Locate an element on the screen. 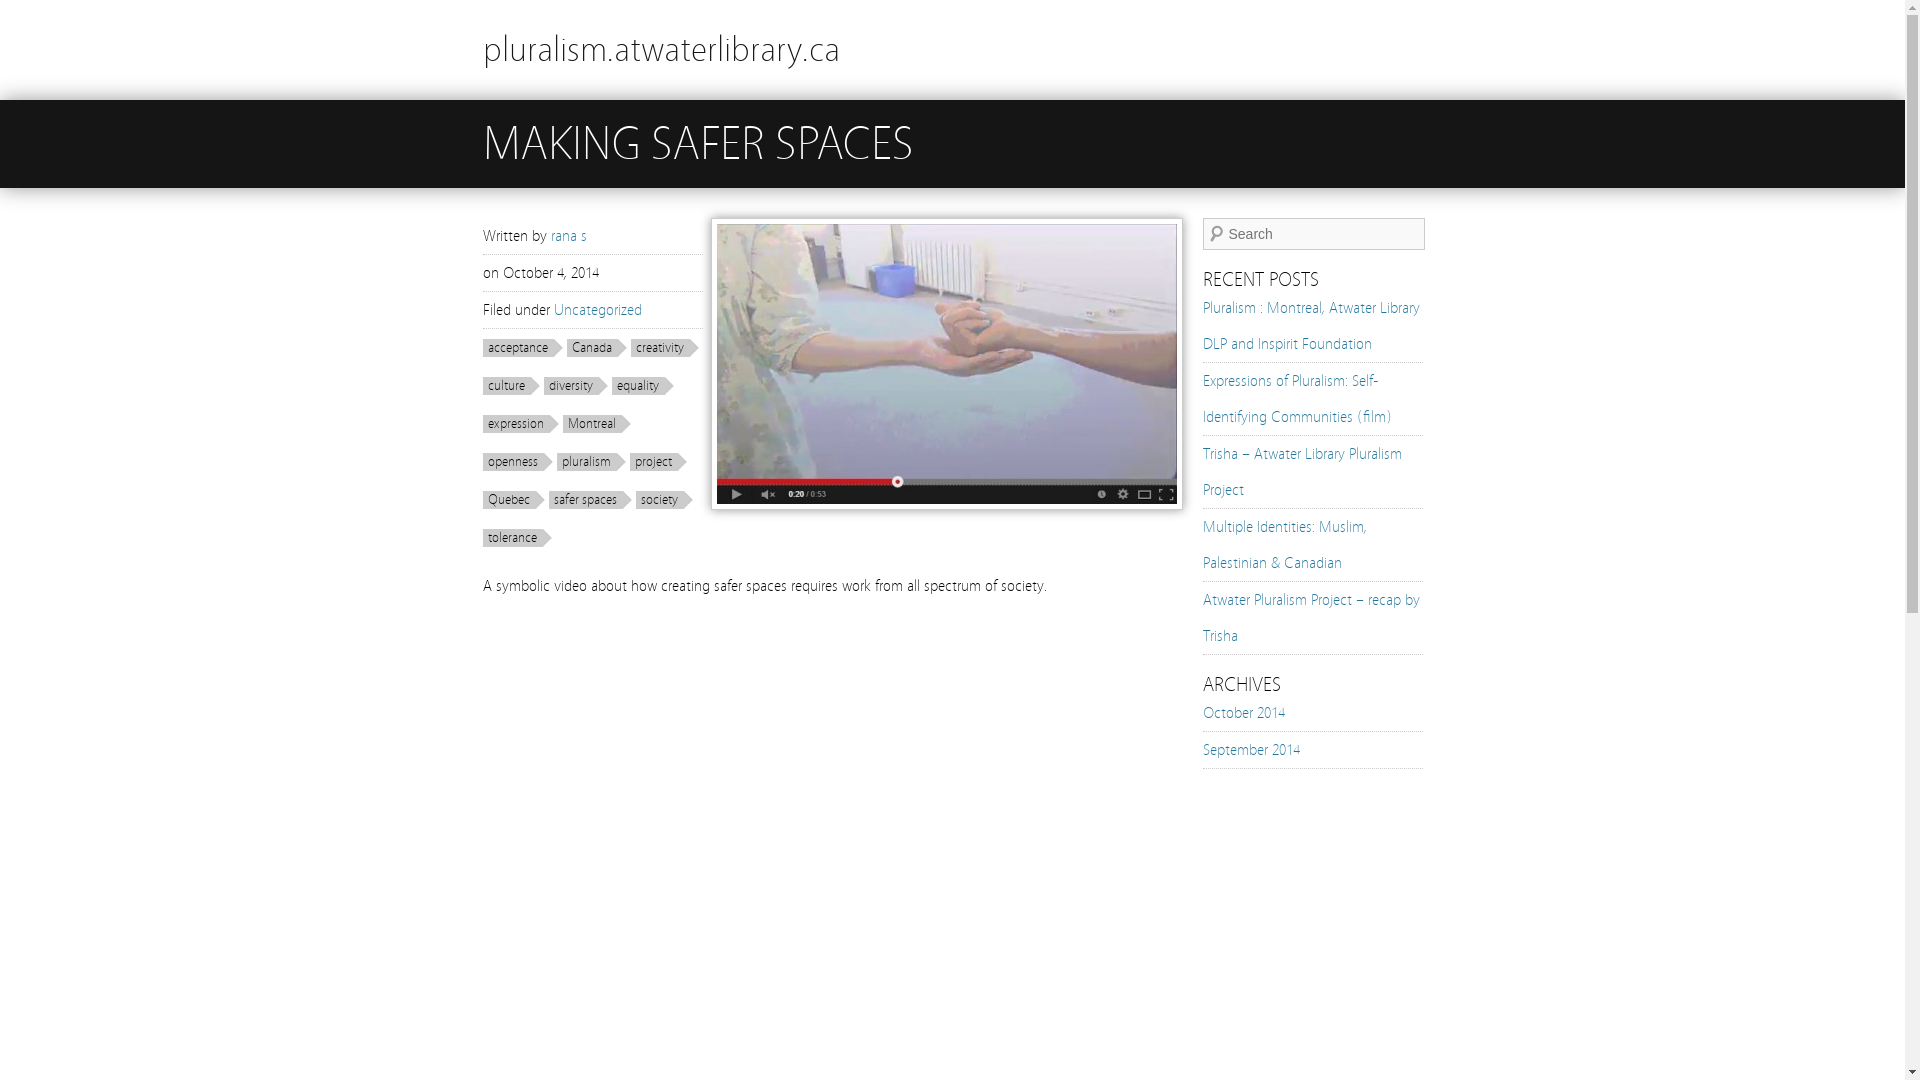  'September 2014' is located at coordinates (1249, 749).